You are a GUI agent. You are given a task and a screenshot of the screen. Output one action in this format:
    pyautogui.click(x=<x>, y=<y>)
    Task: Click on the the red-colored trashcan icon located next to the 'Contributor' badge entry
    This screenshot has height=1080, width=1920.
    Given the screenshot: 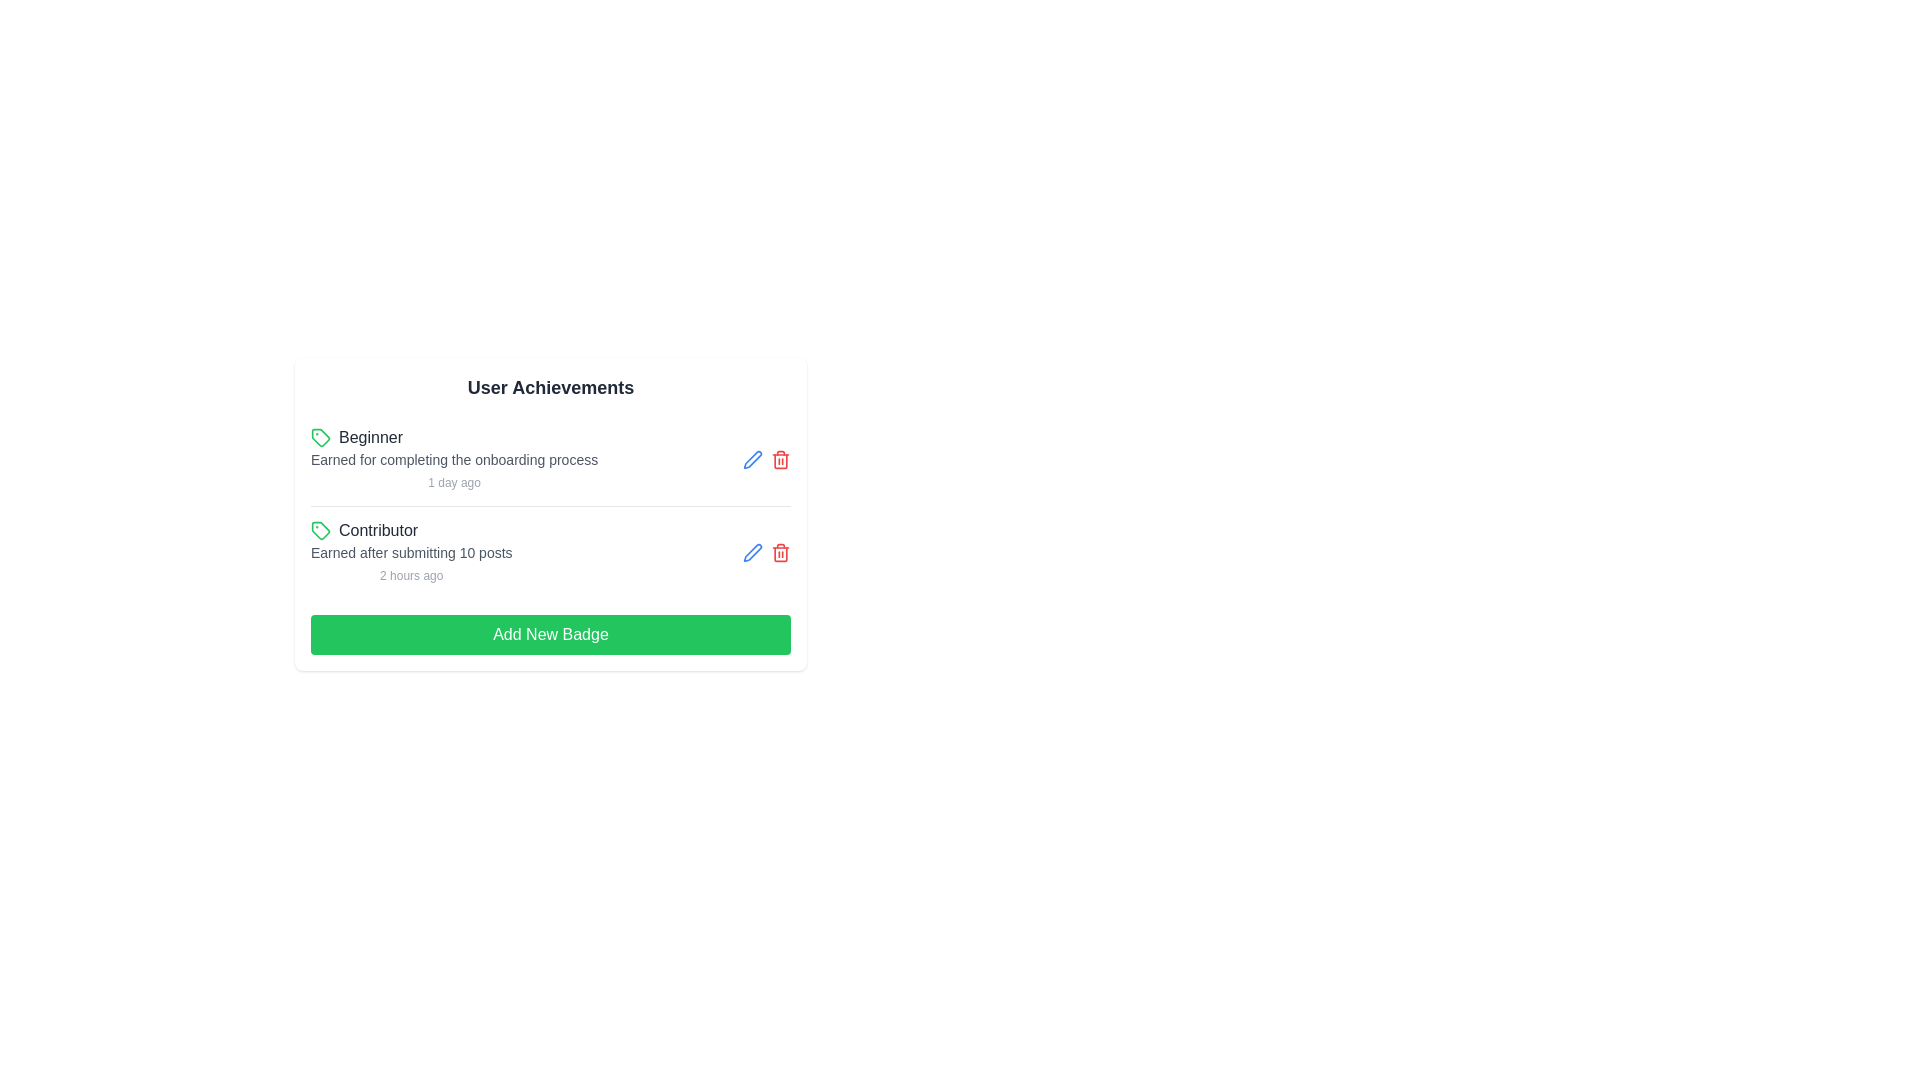 What is the action you would take?
    pyautogui.click(x=780, y=552)
    